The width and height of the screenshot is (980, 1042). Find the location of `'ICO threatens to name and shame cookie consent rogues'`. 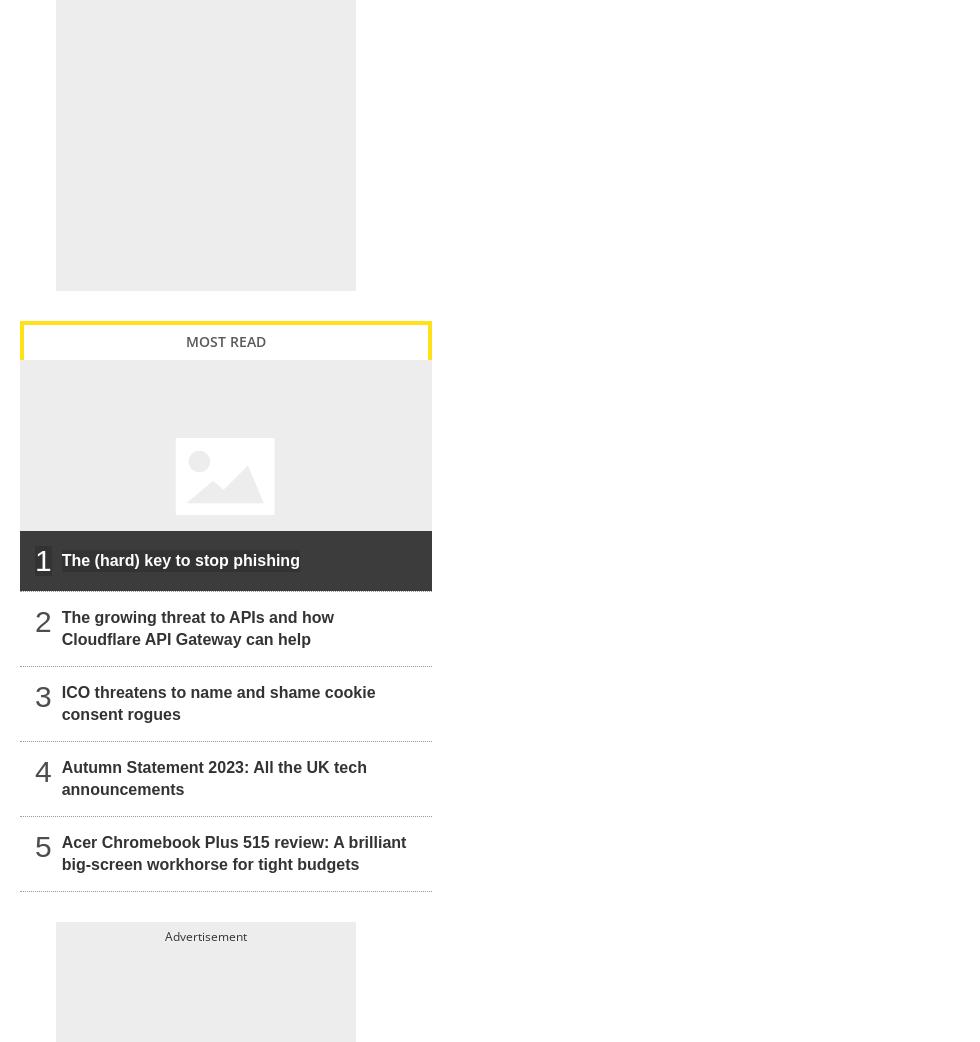

'ICO threatens to name and shame cookie consent rogues' is located at coordinates (60, 702).